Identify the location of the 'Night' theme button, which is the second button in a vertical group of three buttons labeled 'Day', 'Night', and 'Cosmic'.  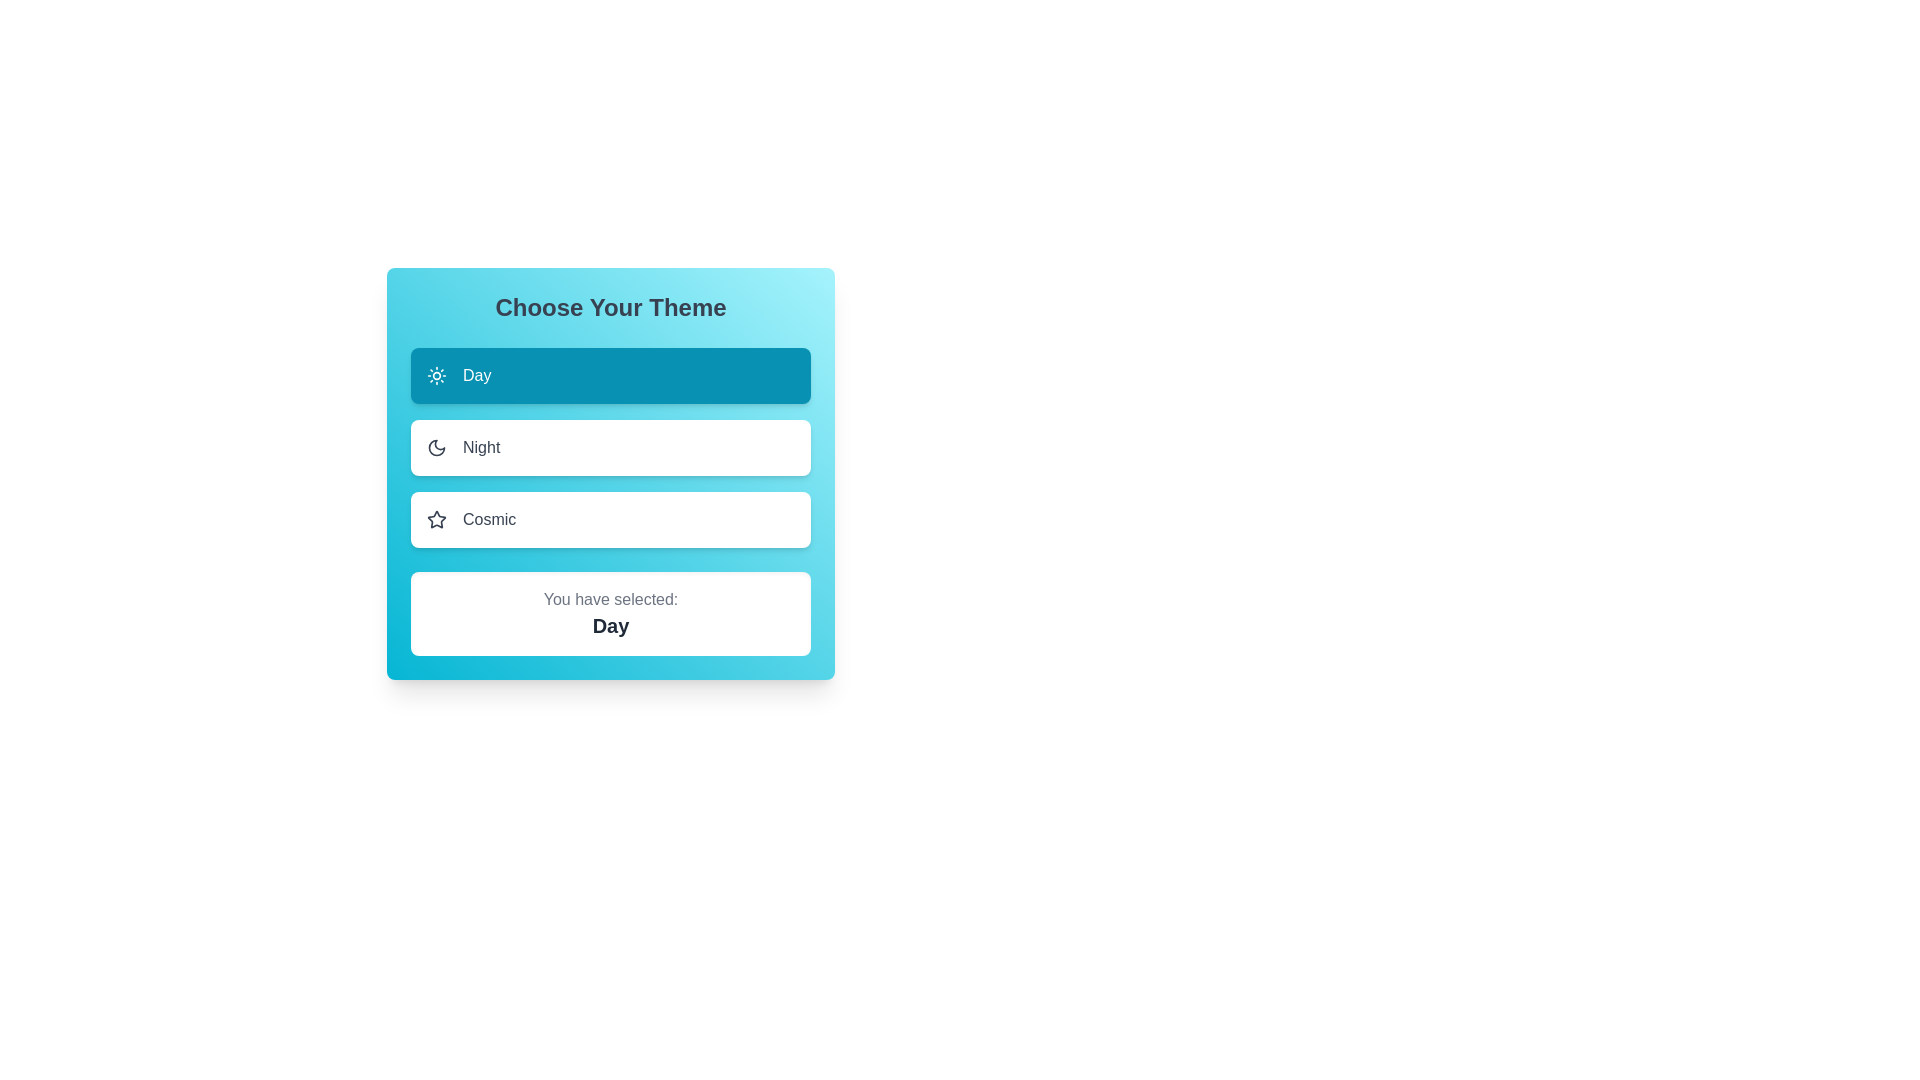
(609, 446).